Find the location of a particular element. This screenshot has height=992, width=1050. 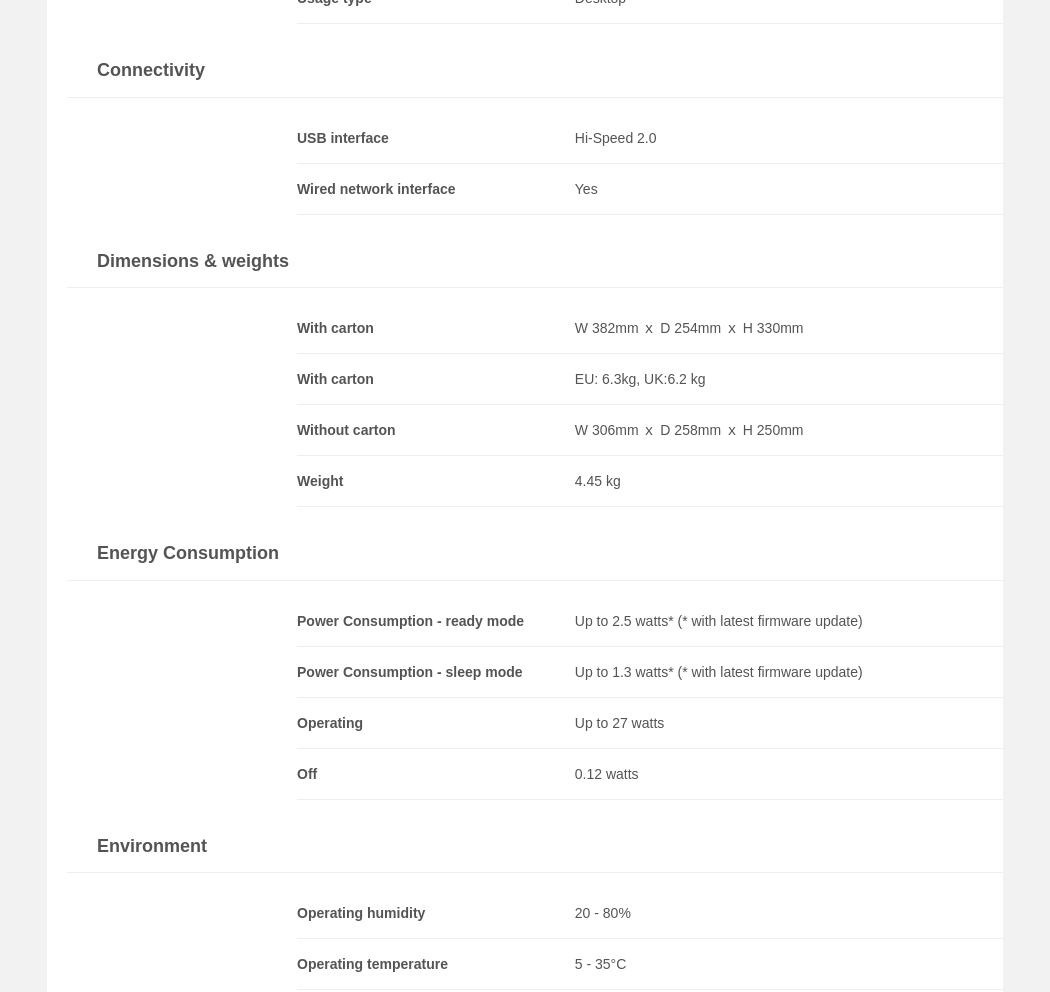

'Overall Ease of Use' is located at coordinates (851, 377).